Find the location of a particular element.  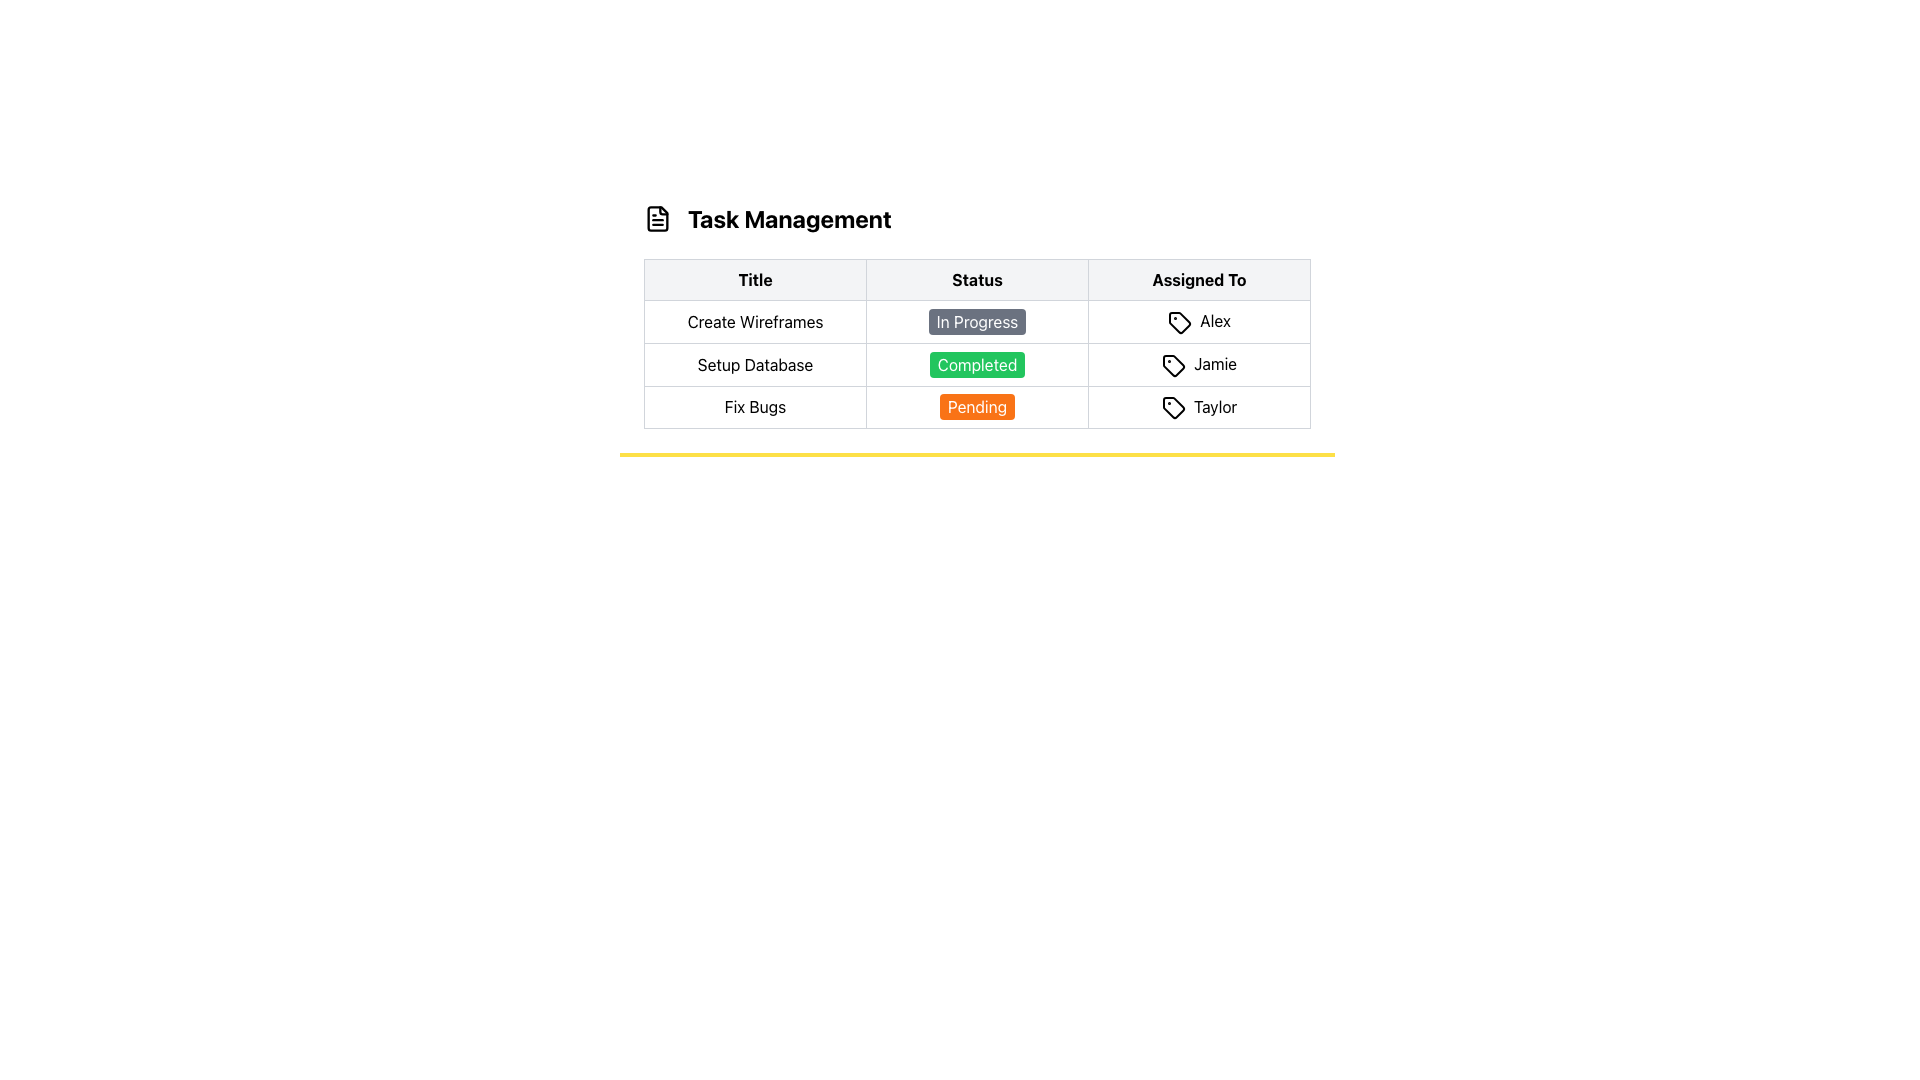

the status button in the third row of the Task Management table to update or view details for the task titled 'Fix Bugs' is located at coordinates (977, 406).